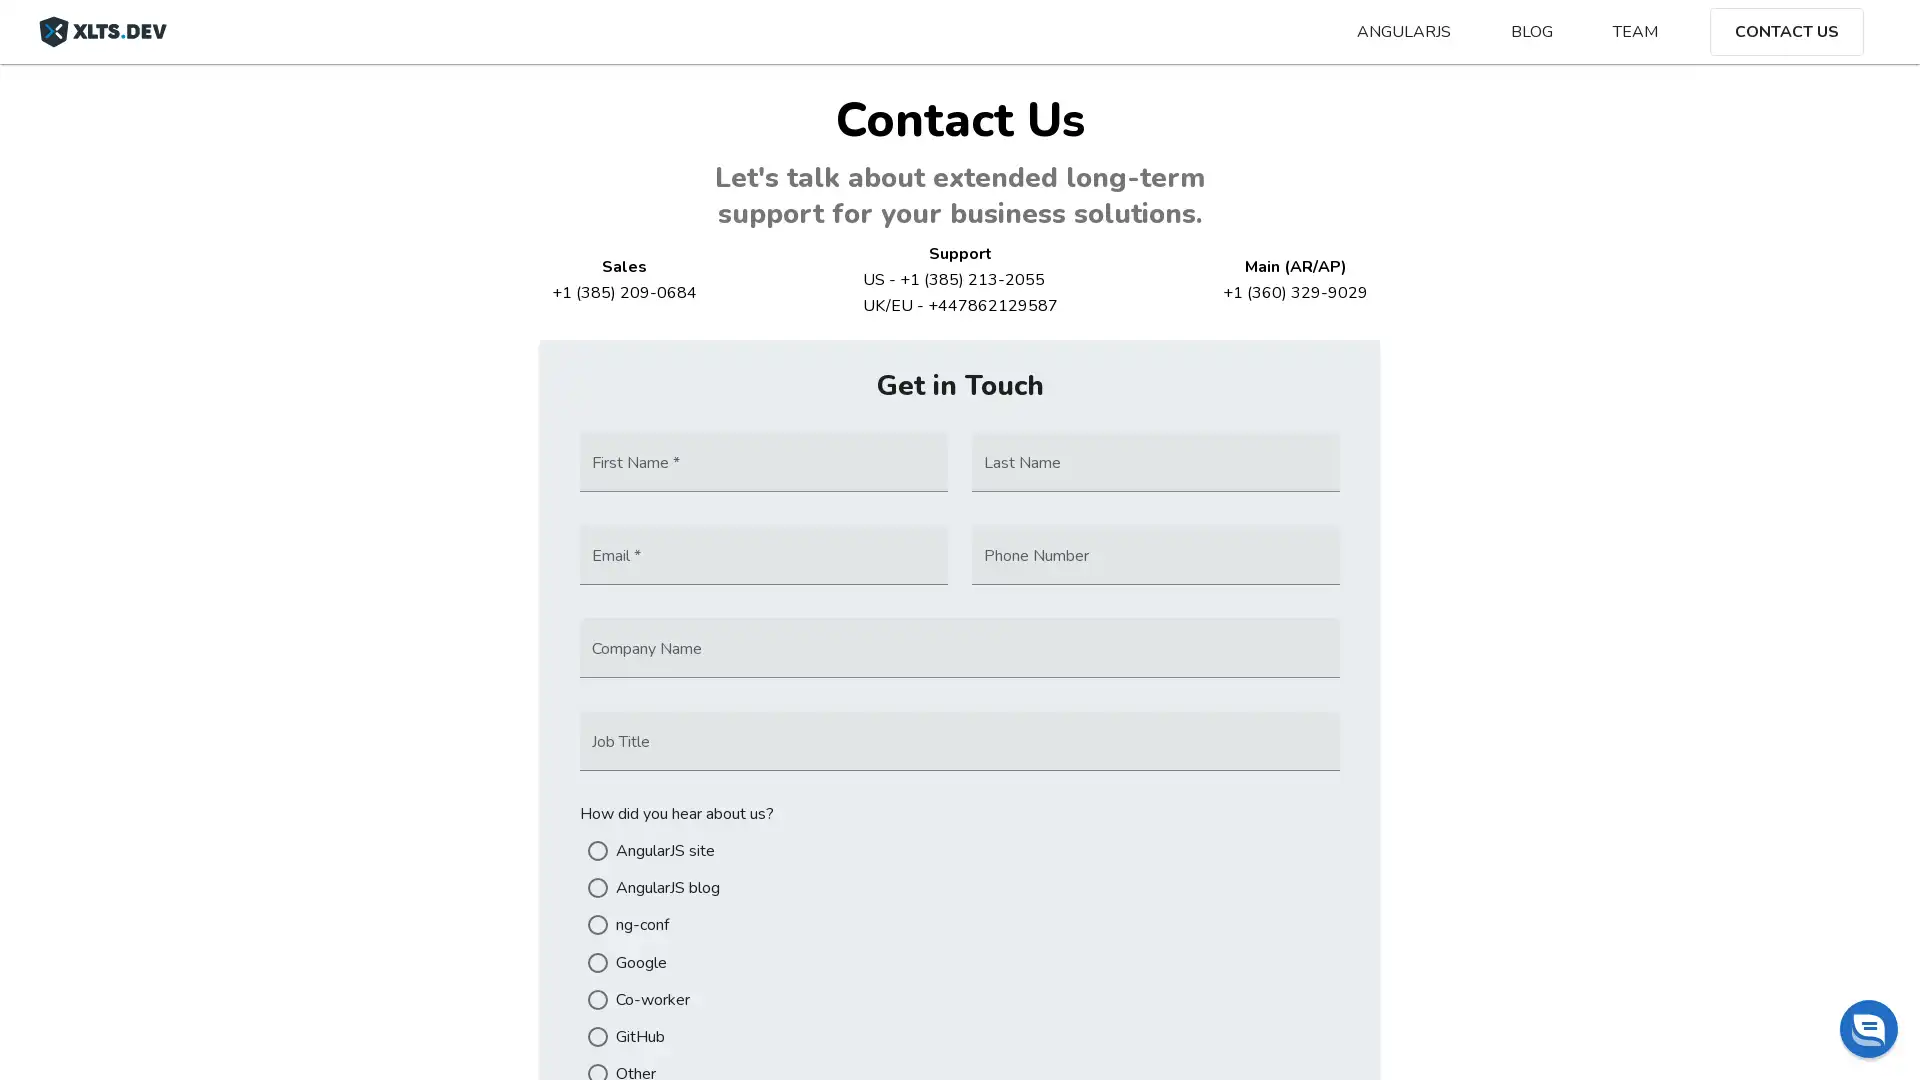 Image resolution: width=1920 pixels, height=1080 pixels. Describe the element at coordinates (1867, 1029) in the screenshot. I see `Chat widget toggle` at that location.